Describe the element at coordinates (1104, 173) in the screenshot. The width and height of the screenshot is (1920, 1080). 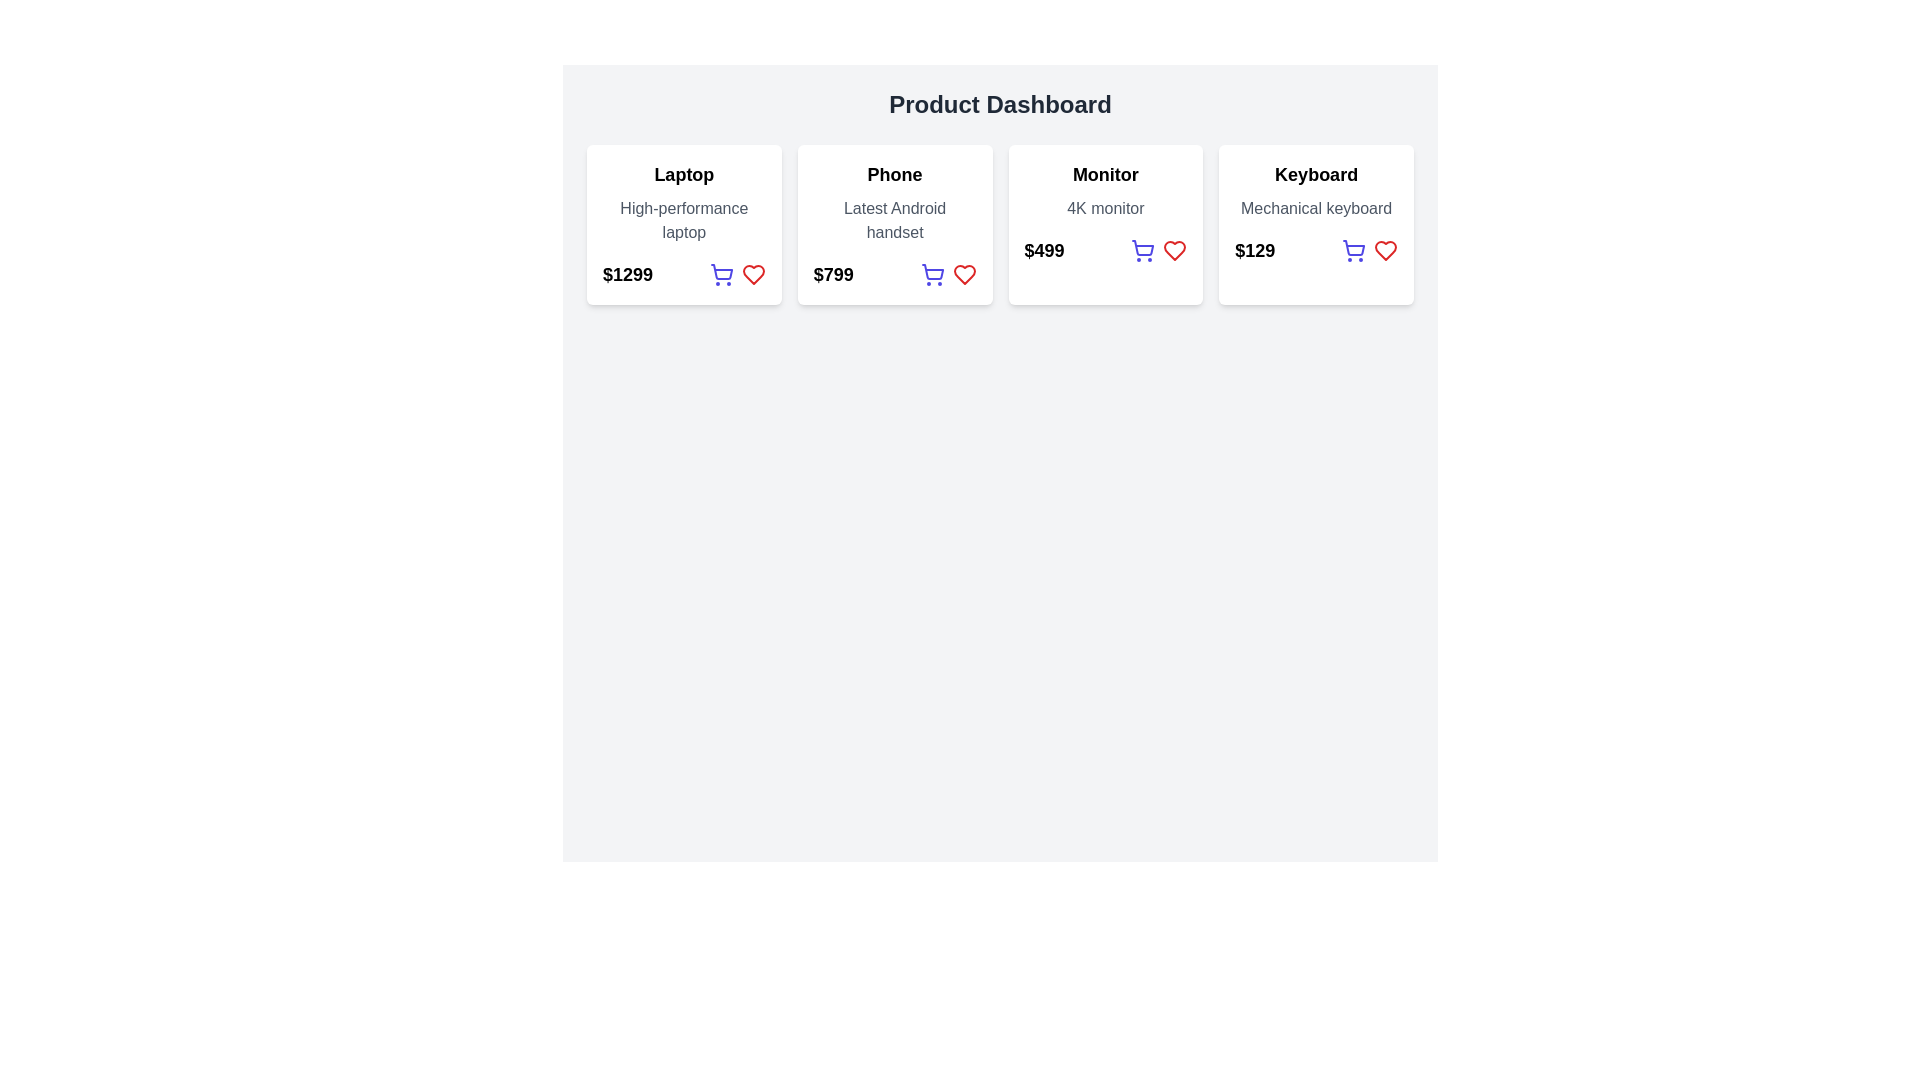
I see `the 'Monitor' text label, which serves as the title indicating the category of the item within the monitor information card` at that location.